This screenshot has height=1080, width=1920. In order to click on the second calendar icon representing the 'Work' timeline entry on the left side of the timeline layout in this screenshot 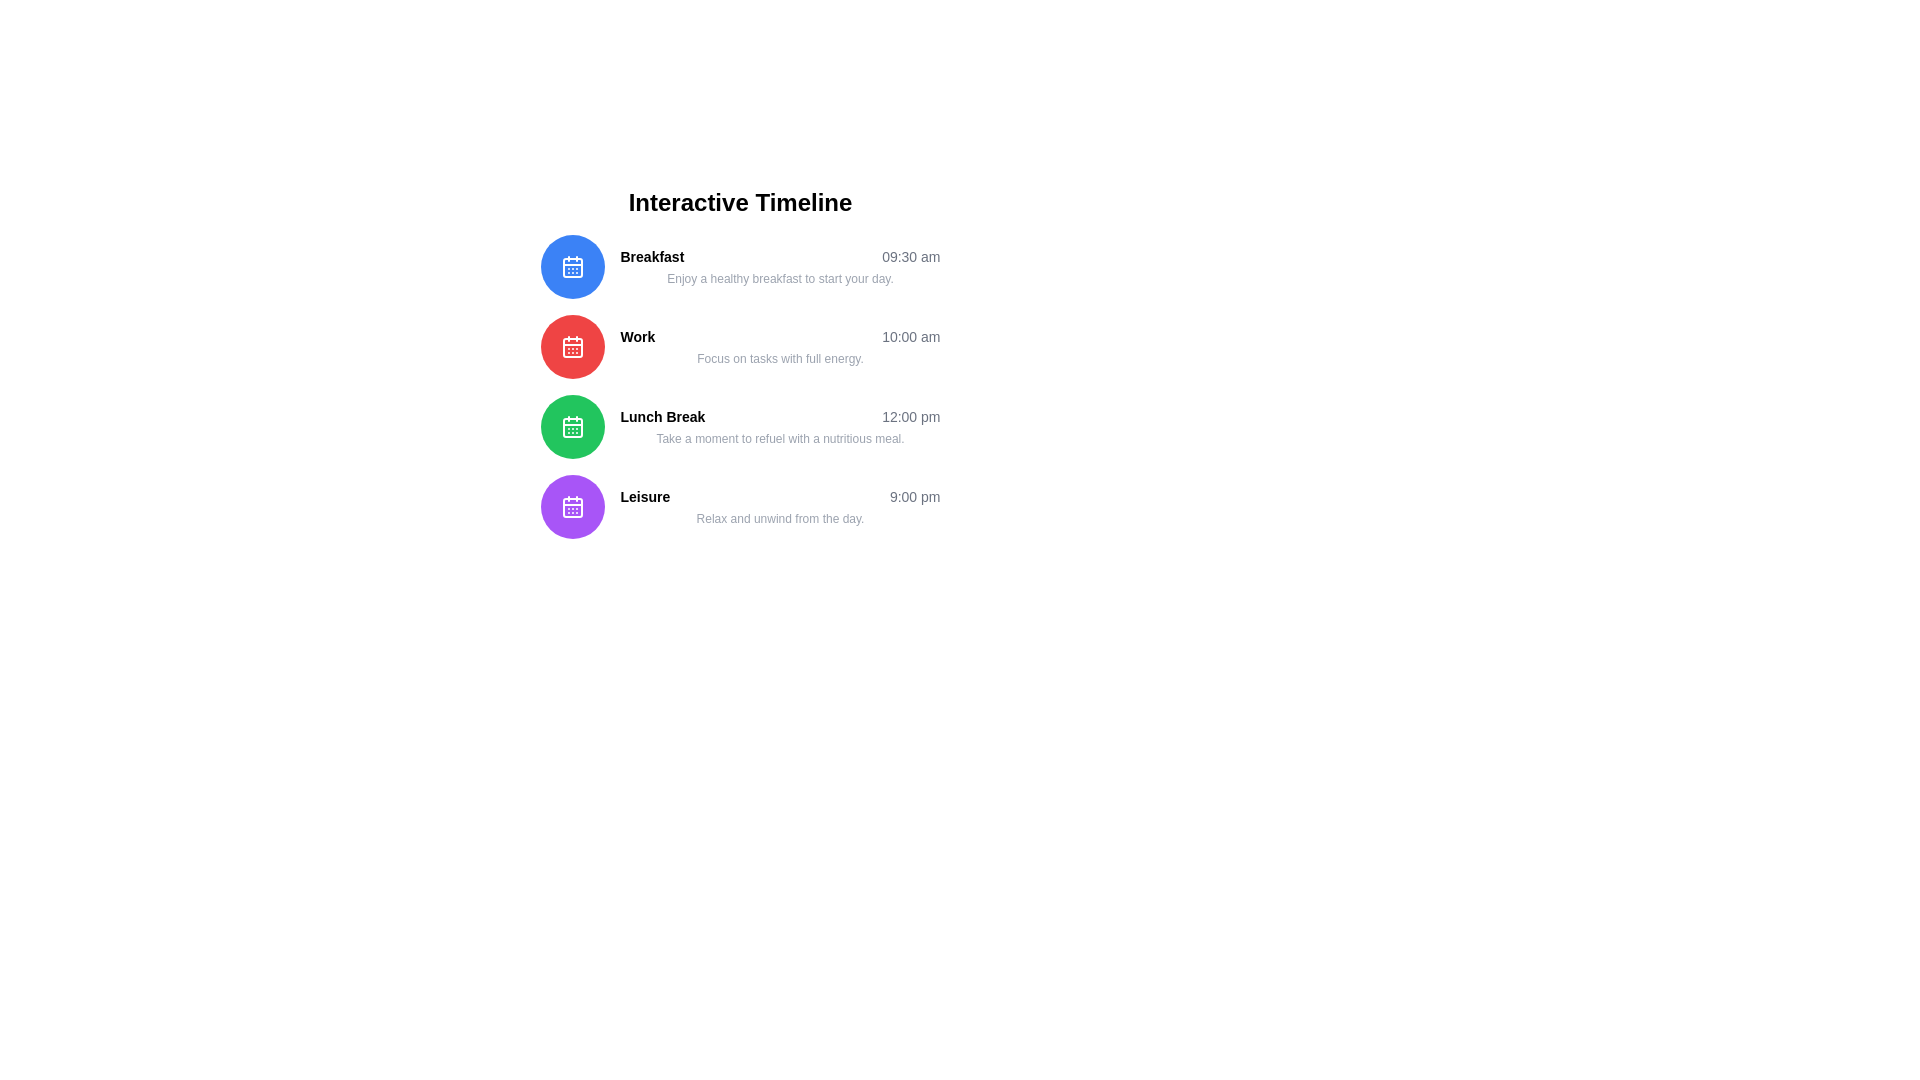, I will do `click(571, 346)`.